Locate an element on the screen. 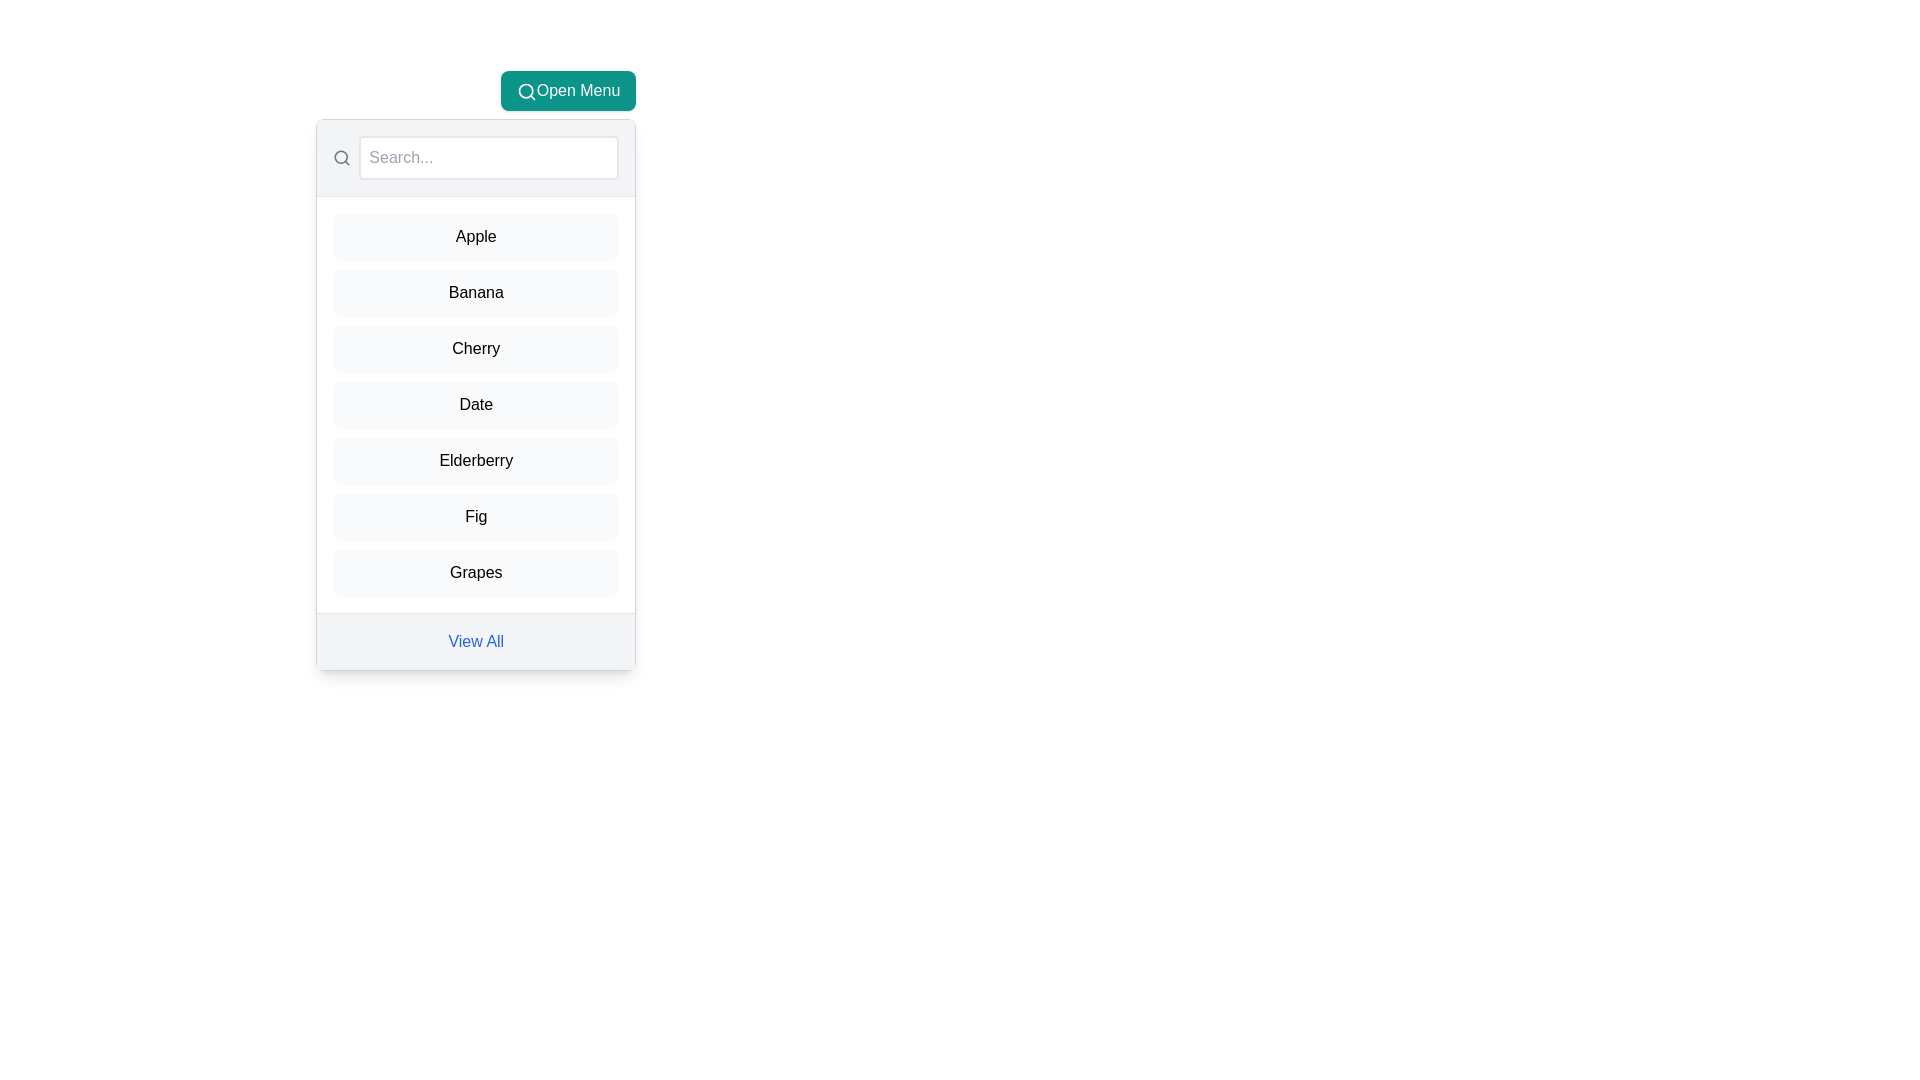  the magnifying glass icon, which is styled with a thin grey stroke and positioned to the left of the text input field that says 'Search...' is located at coordinates (342, 157).